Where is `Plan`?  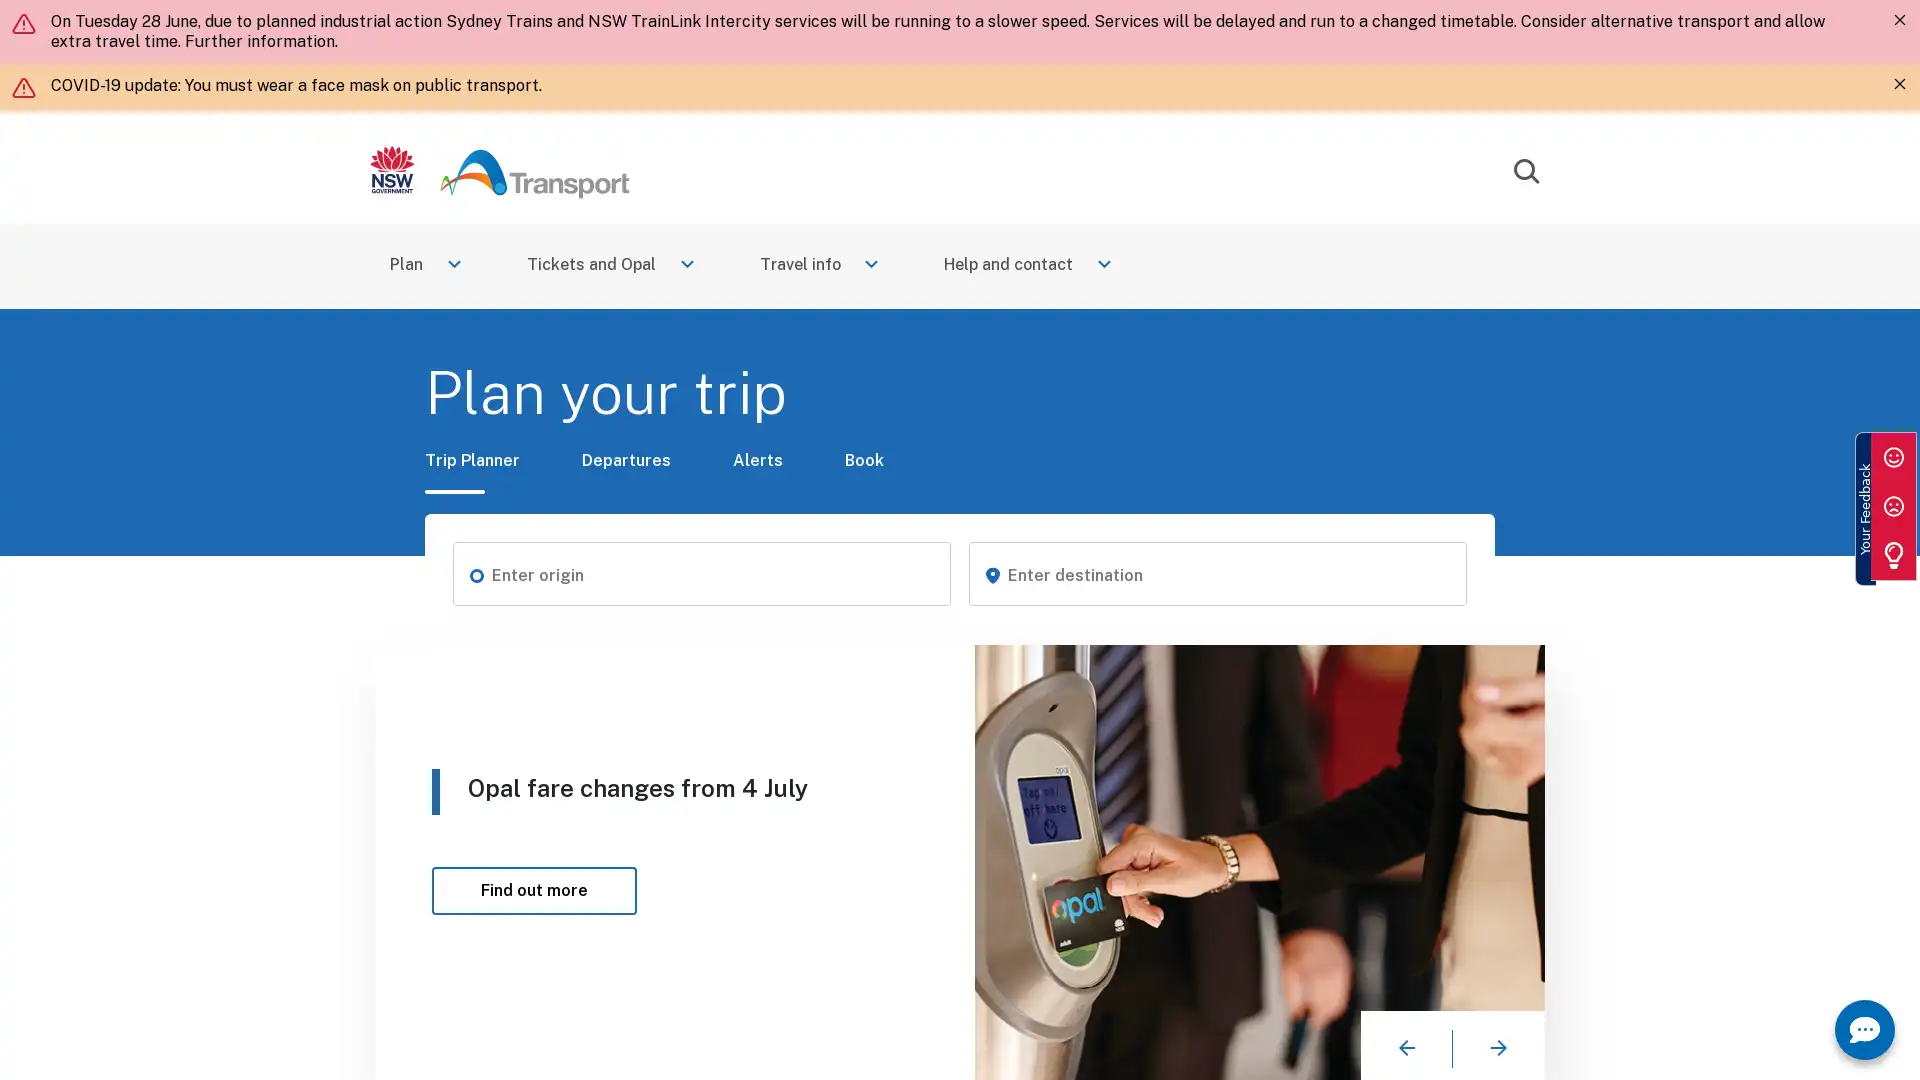
Plan is located at coordinates (426, 265).